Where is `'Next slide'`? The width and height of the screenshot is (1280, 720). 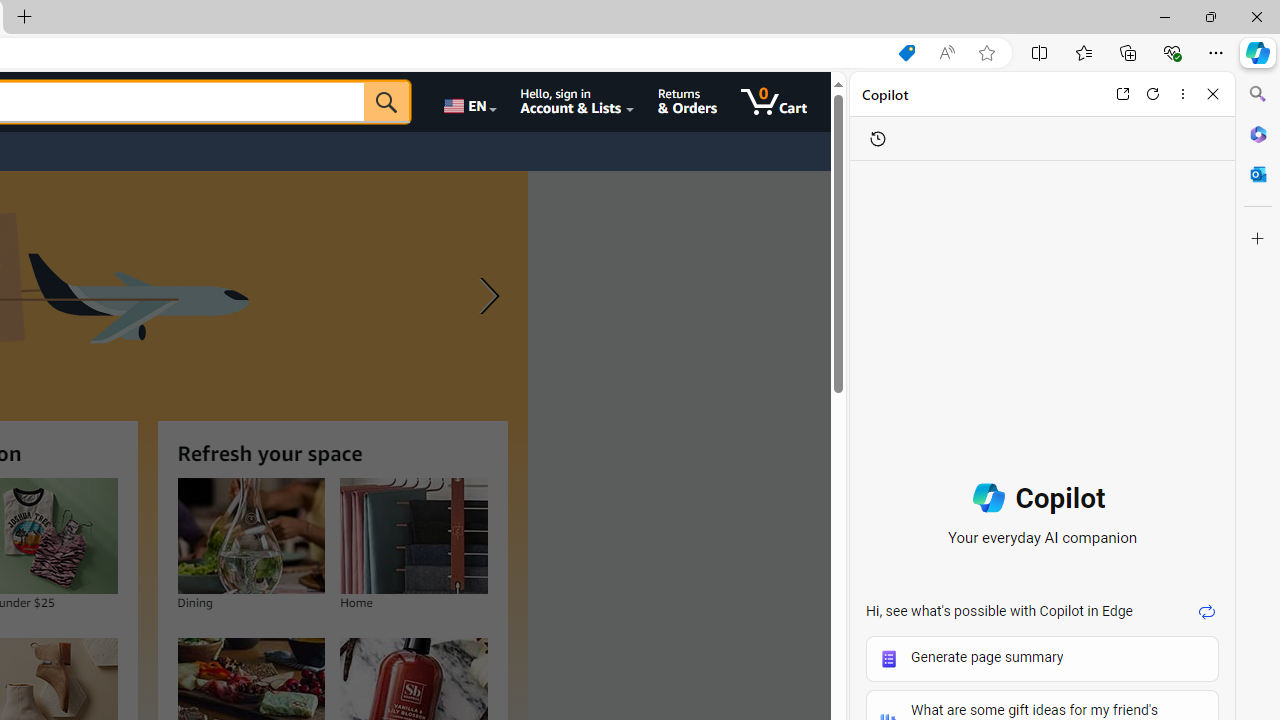 'Next slide' is located at coordinates (485, 296).